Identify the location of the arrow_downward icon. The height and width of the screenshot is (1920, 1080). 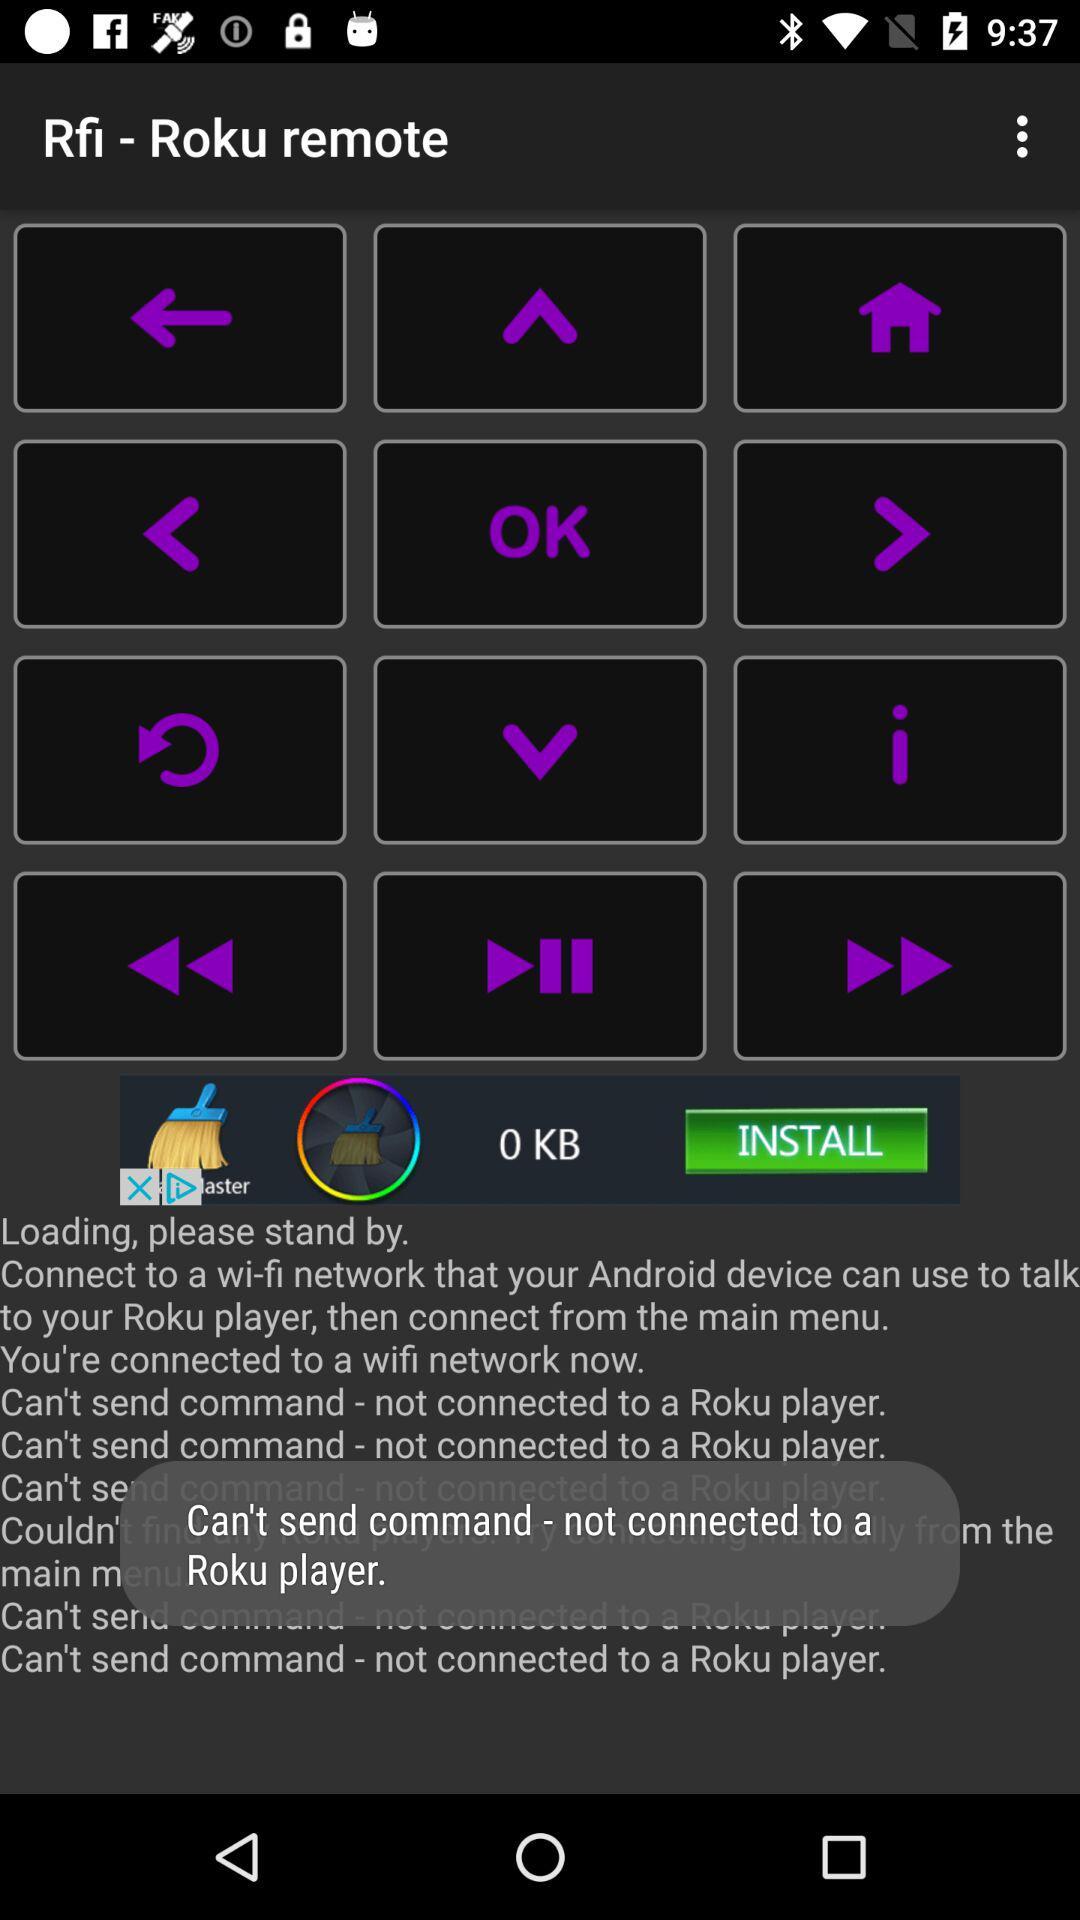
(540, 748).